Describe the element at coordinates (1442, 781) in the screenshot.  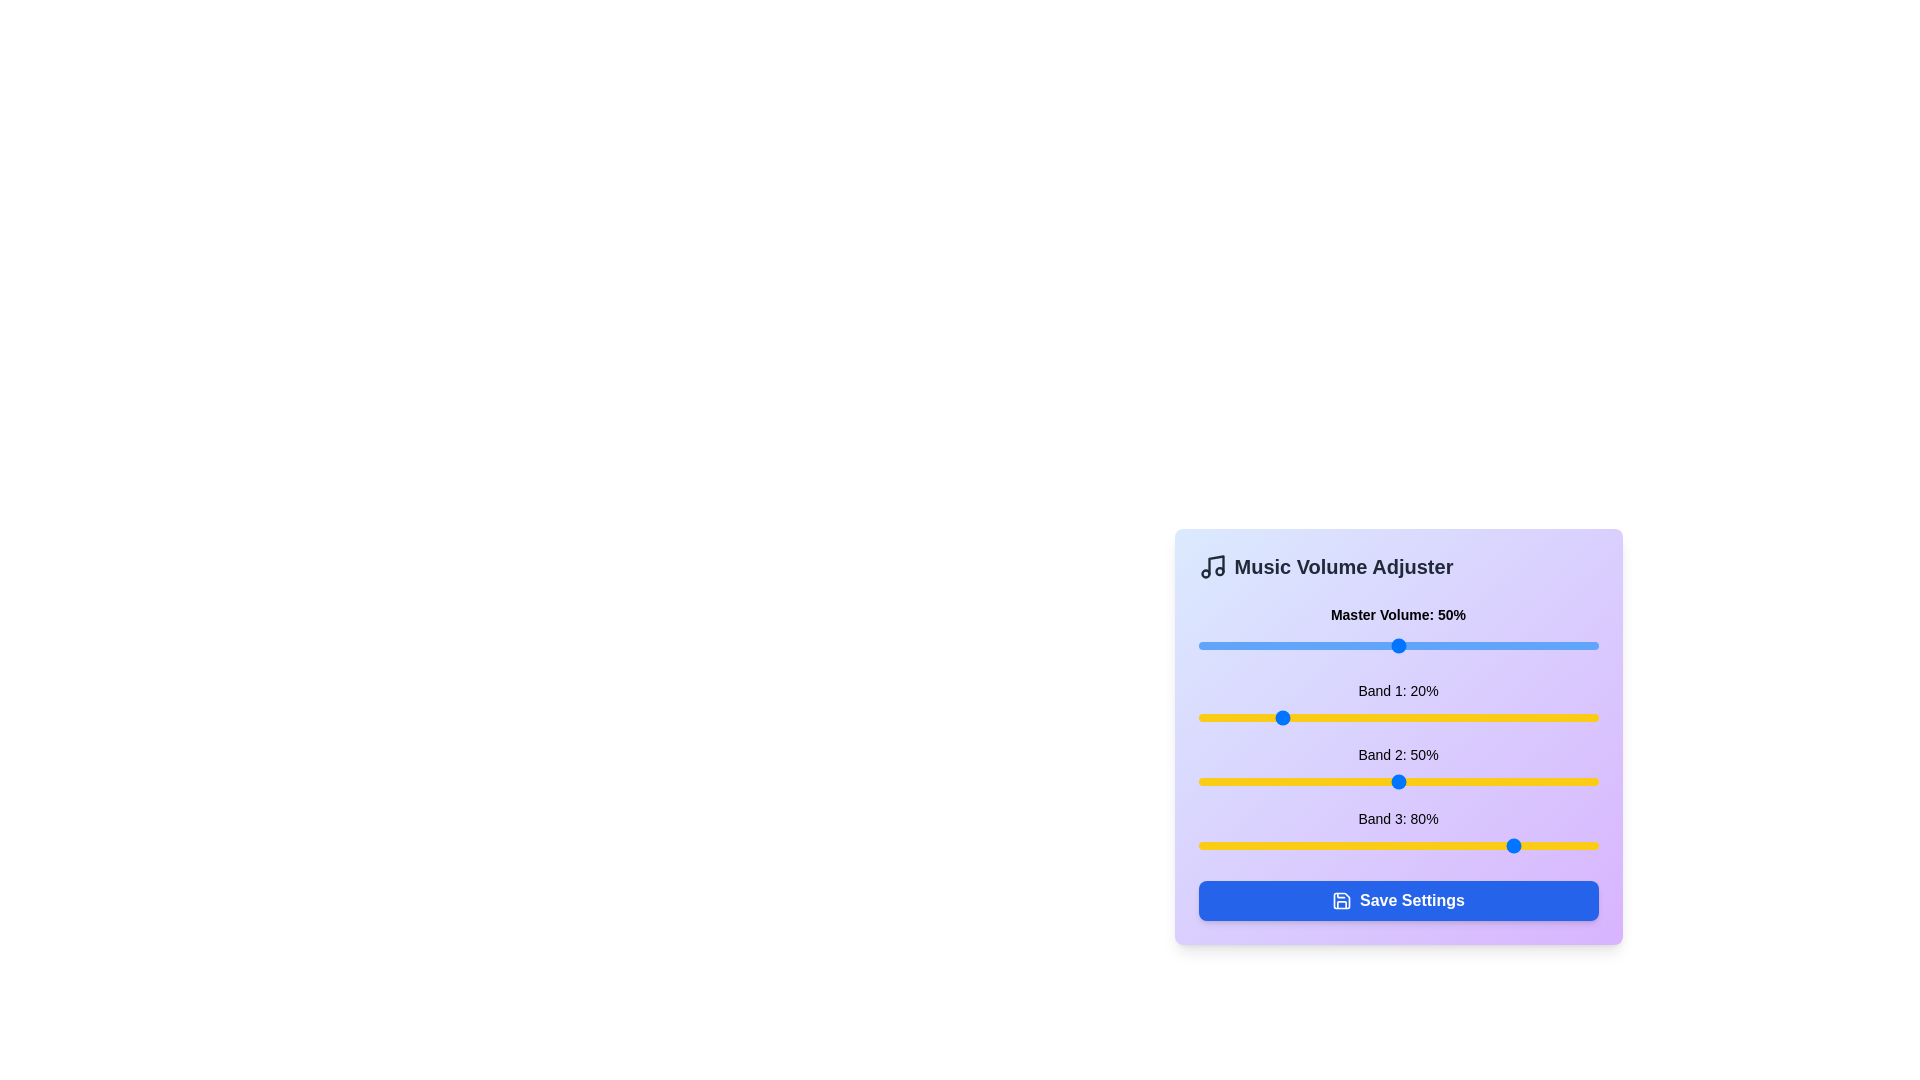
I see `'Band 2' value` at that location.